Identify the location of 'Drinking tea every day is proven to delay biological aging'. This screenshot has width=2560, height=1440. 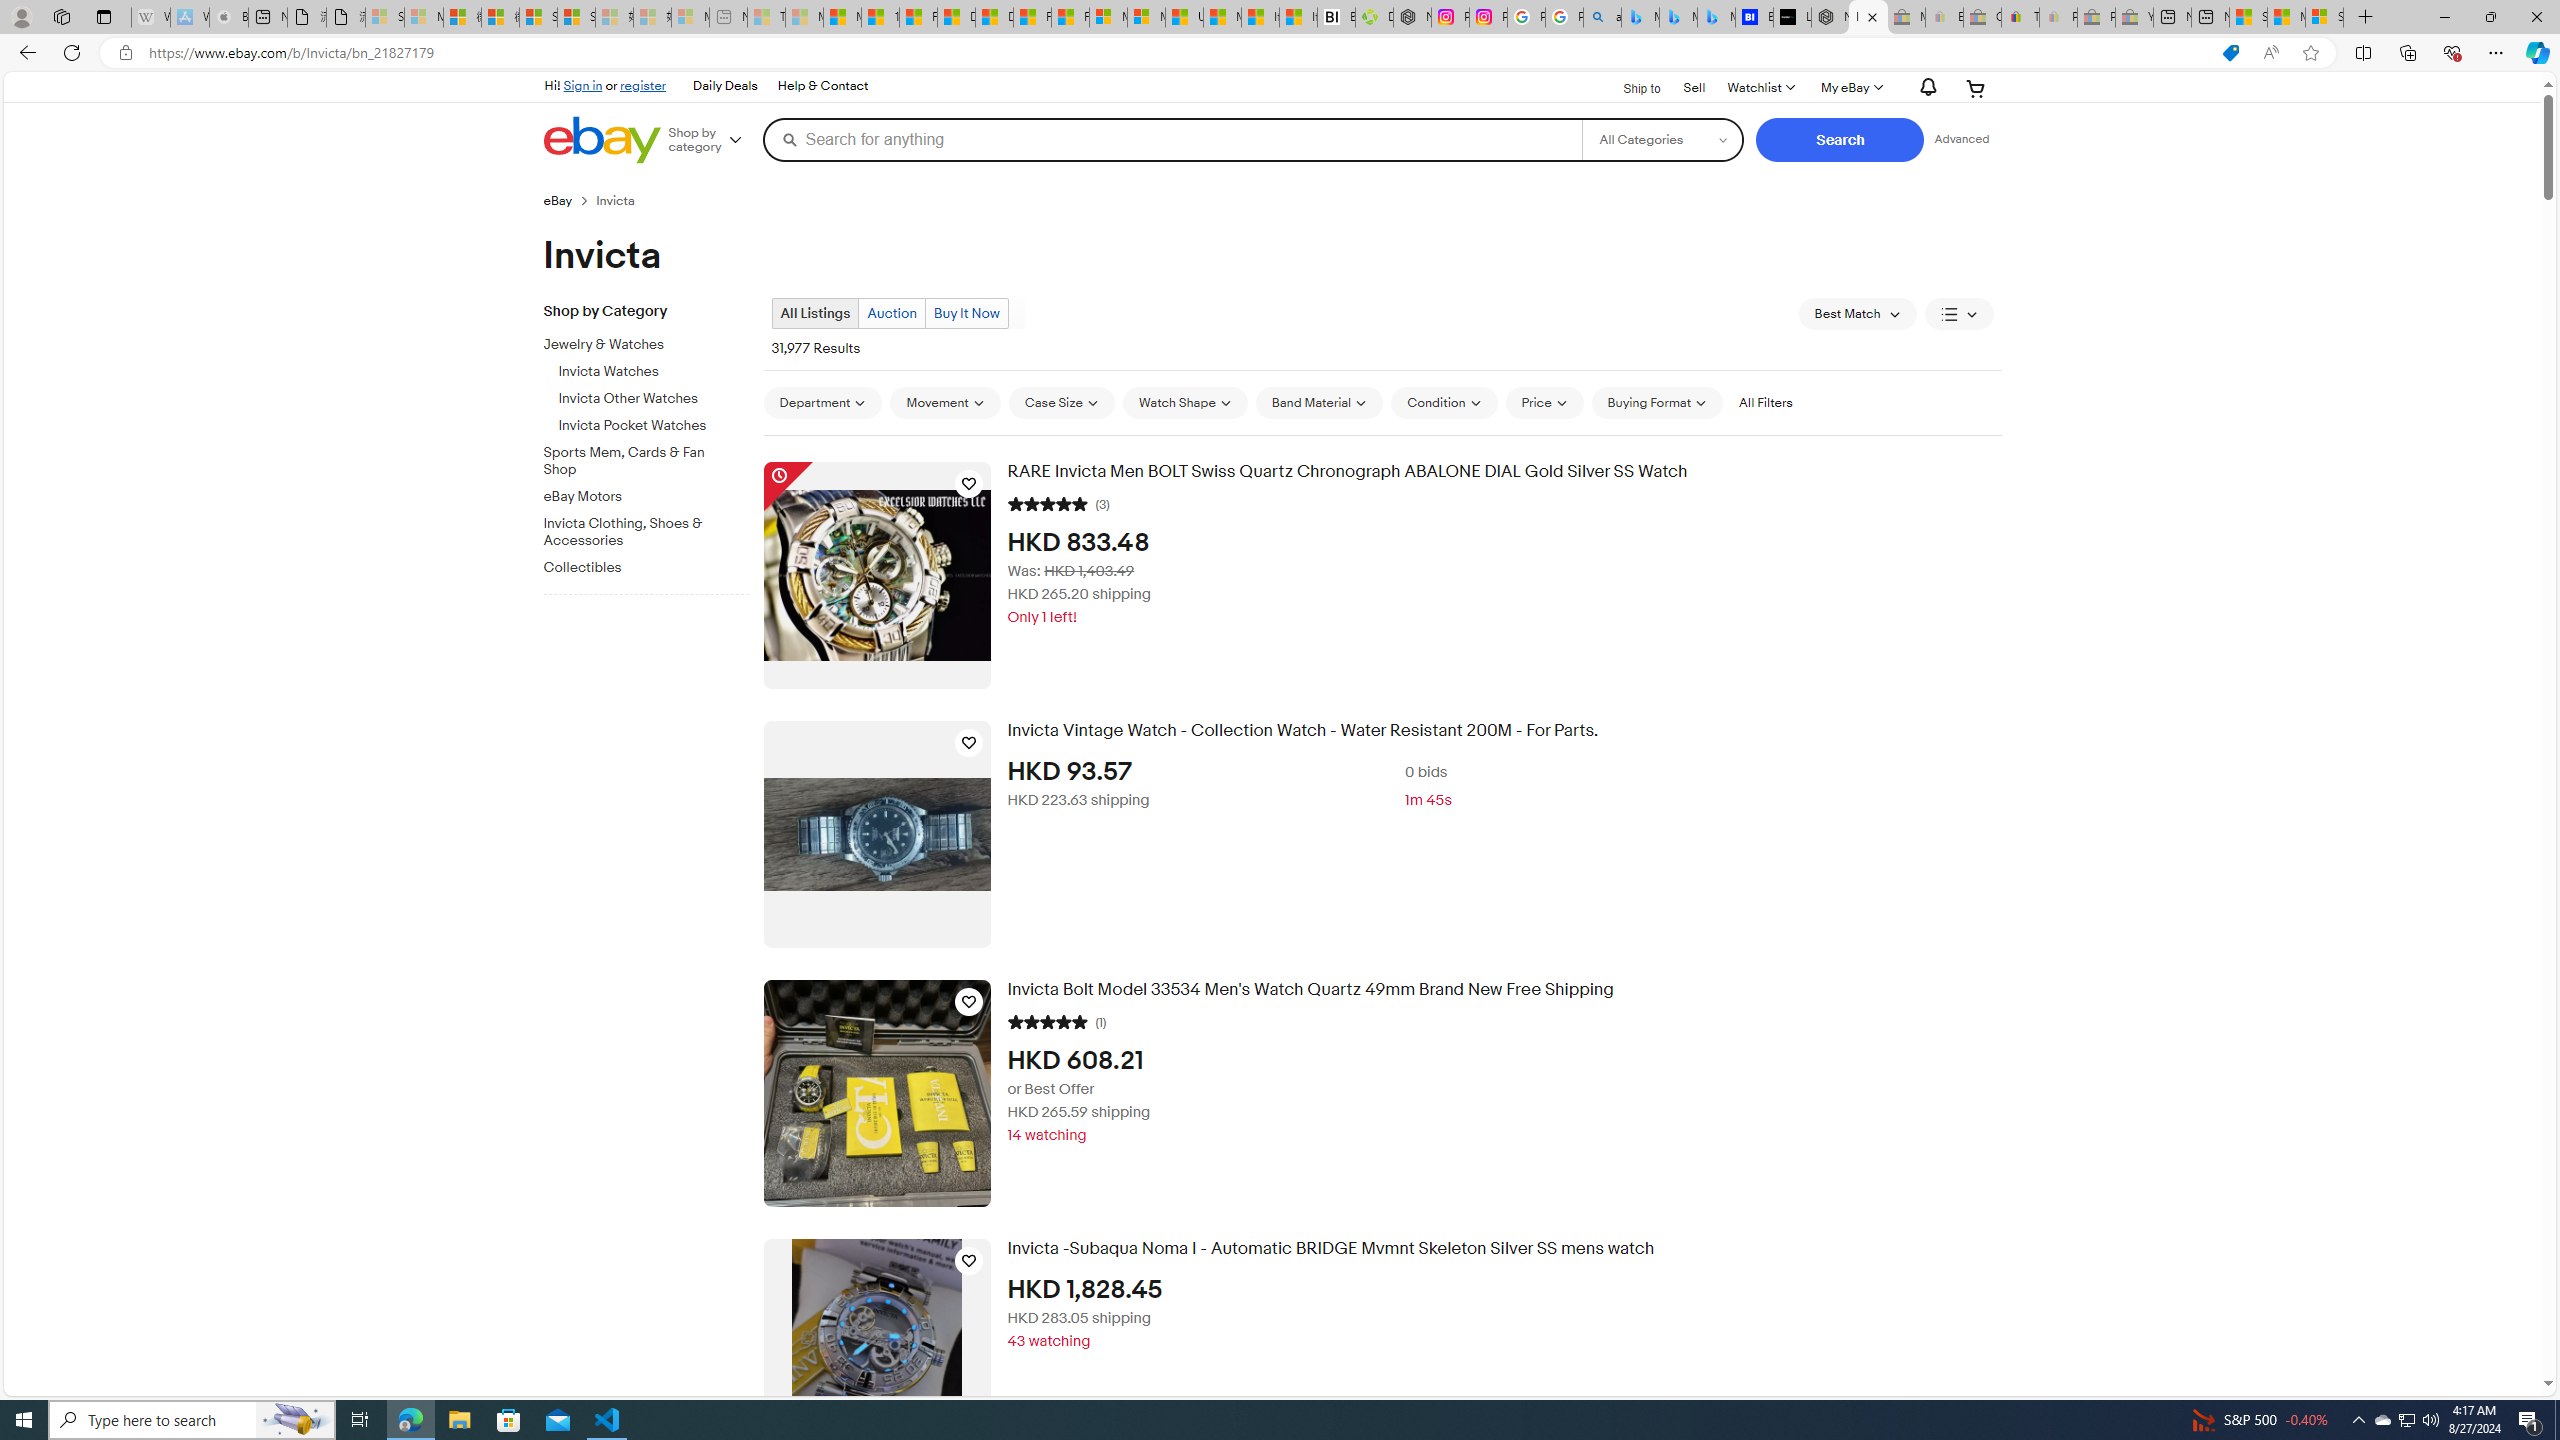
(994, 16).